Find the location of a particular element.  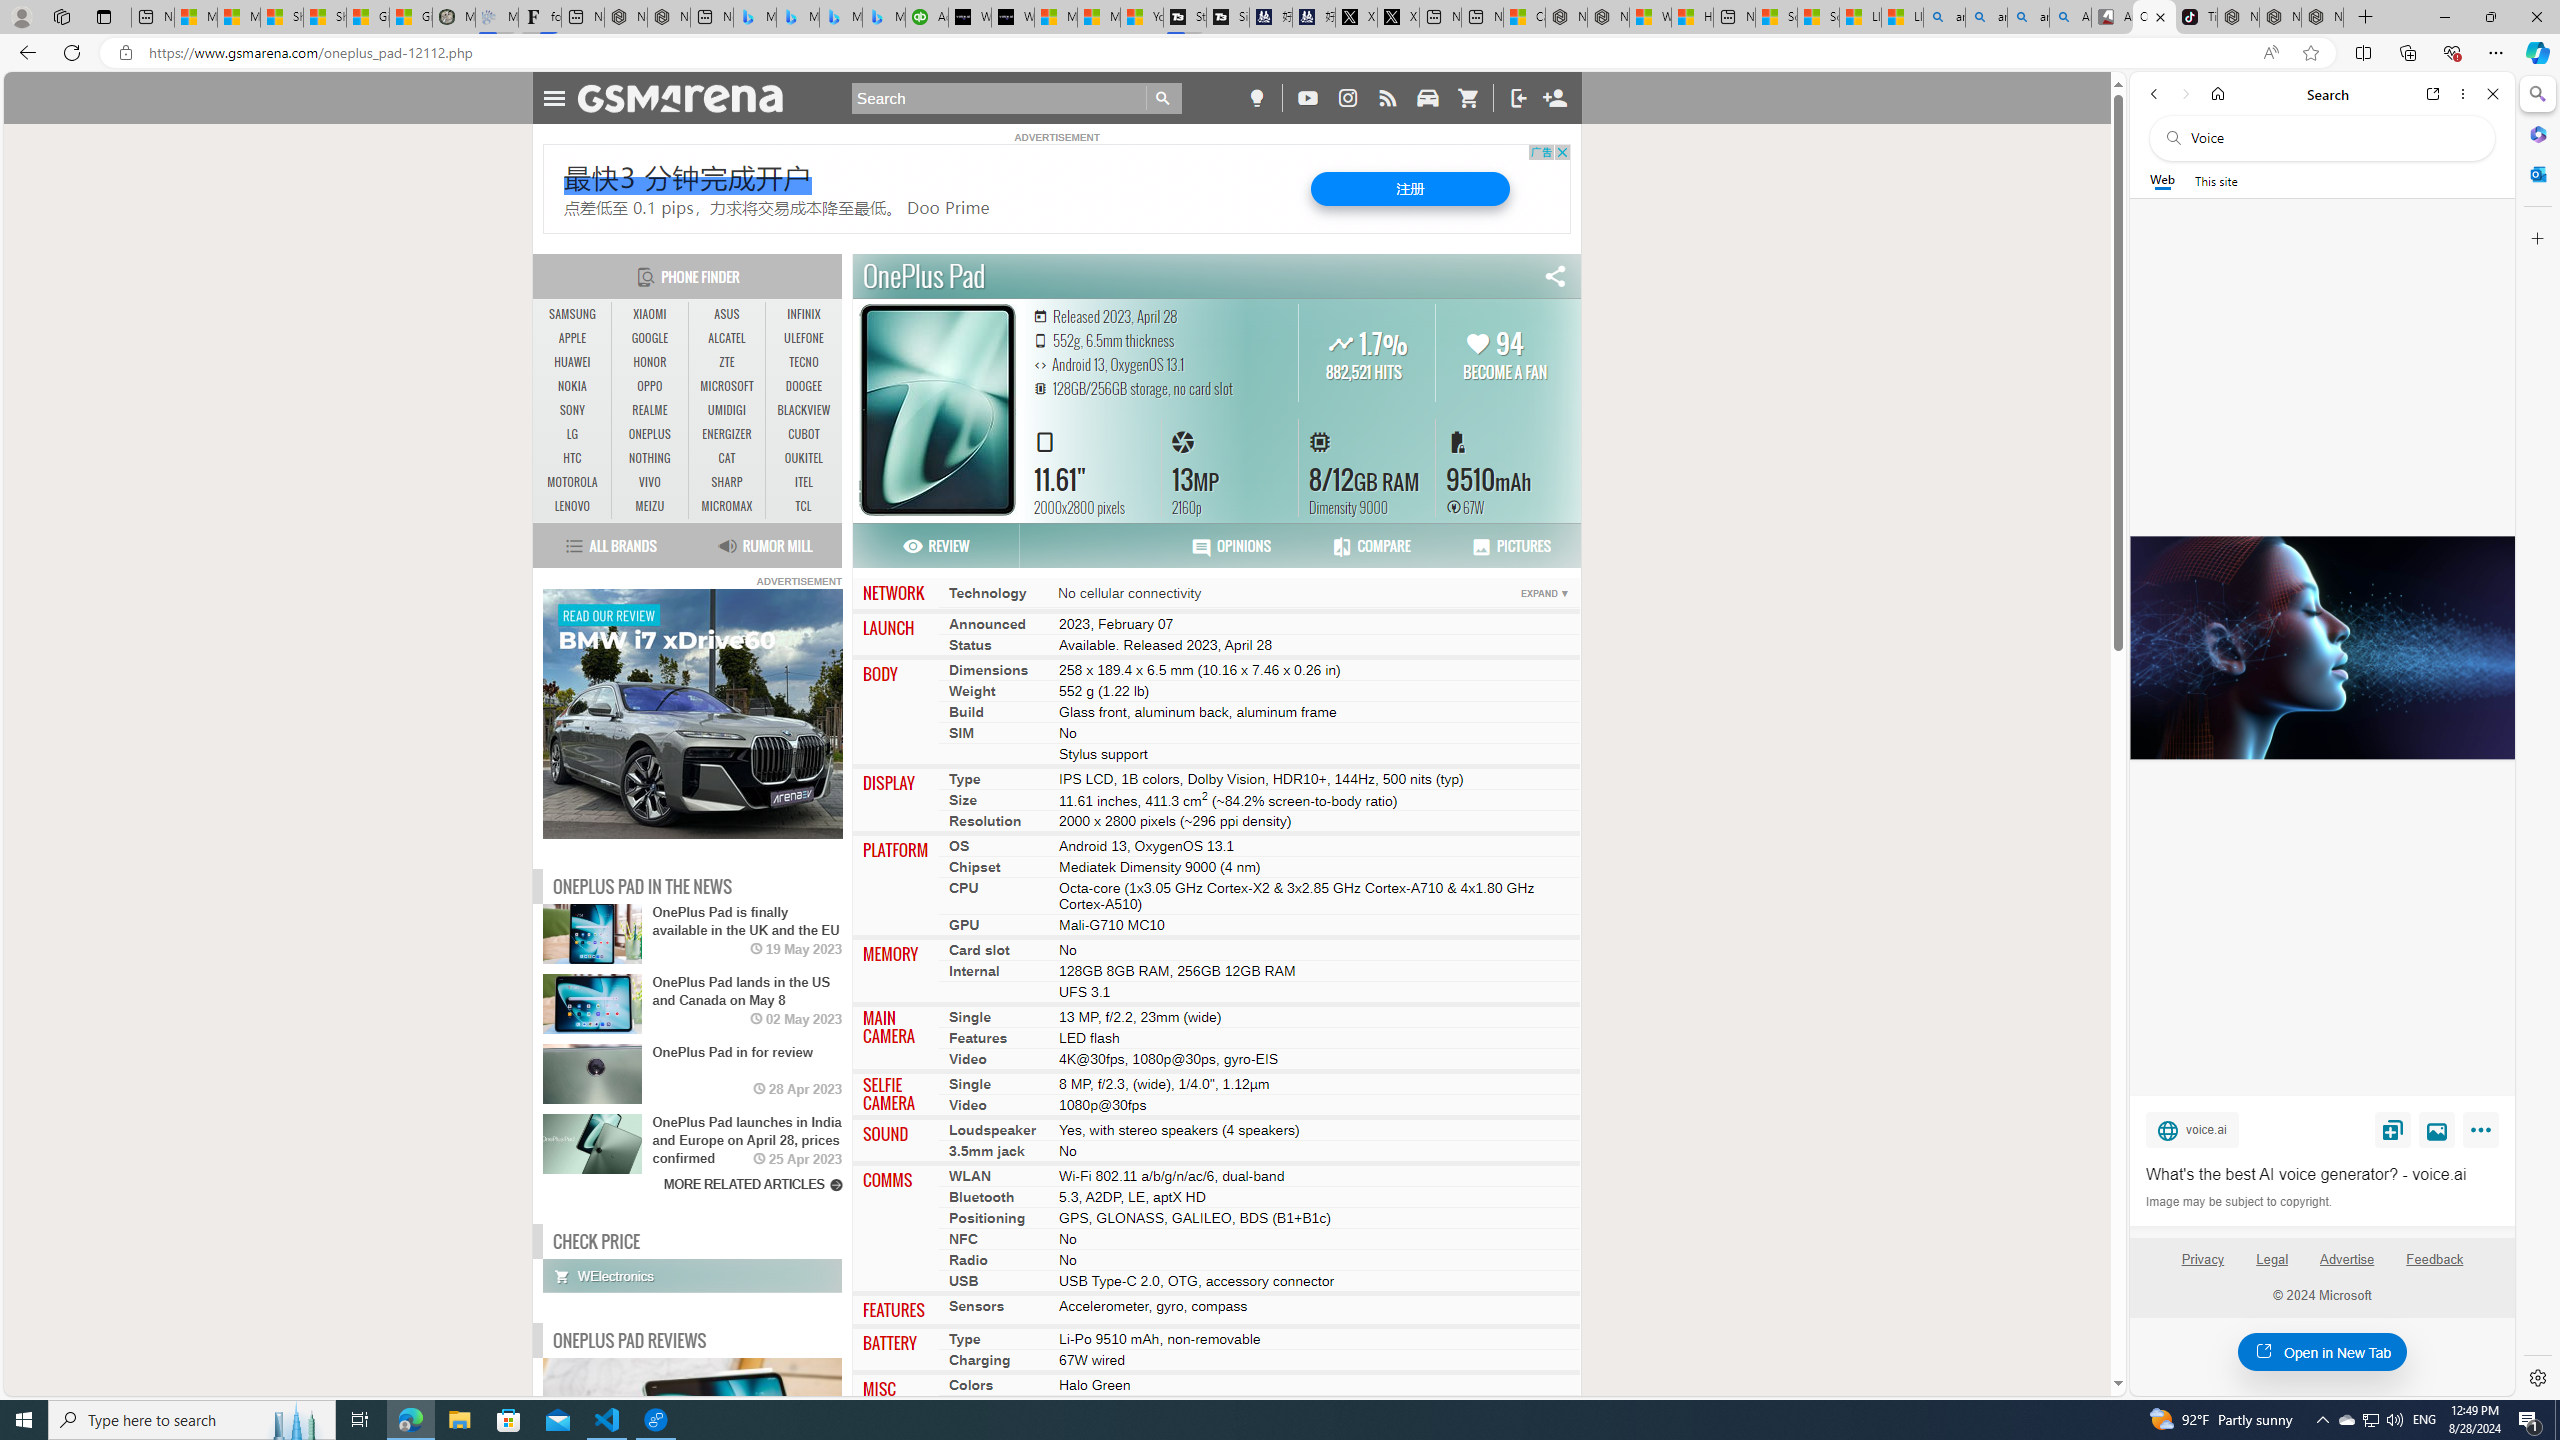

'Single' is located at coordinates (970, 1083).